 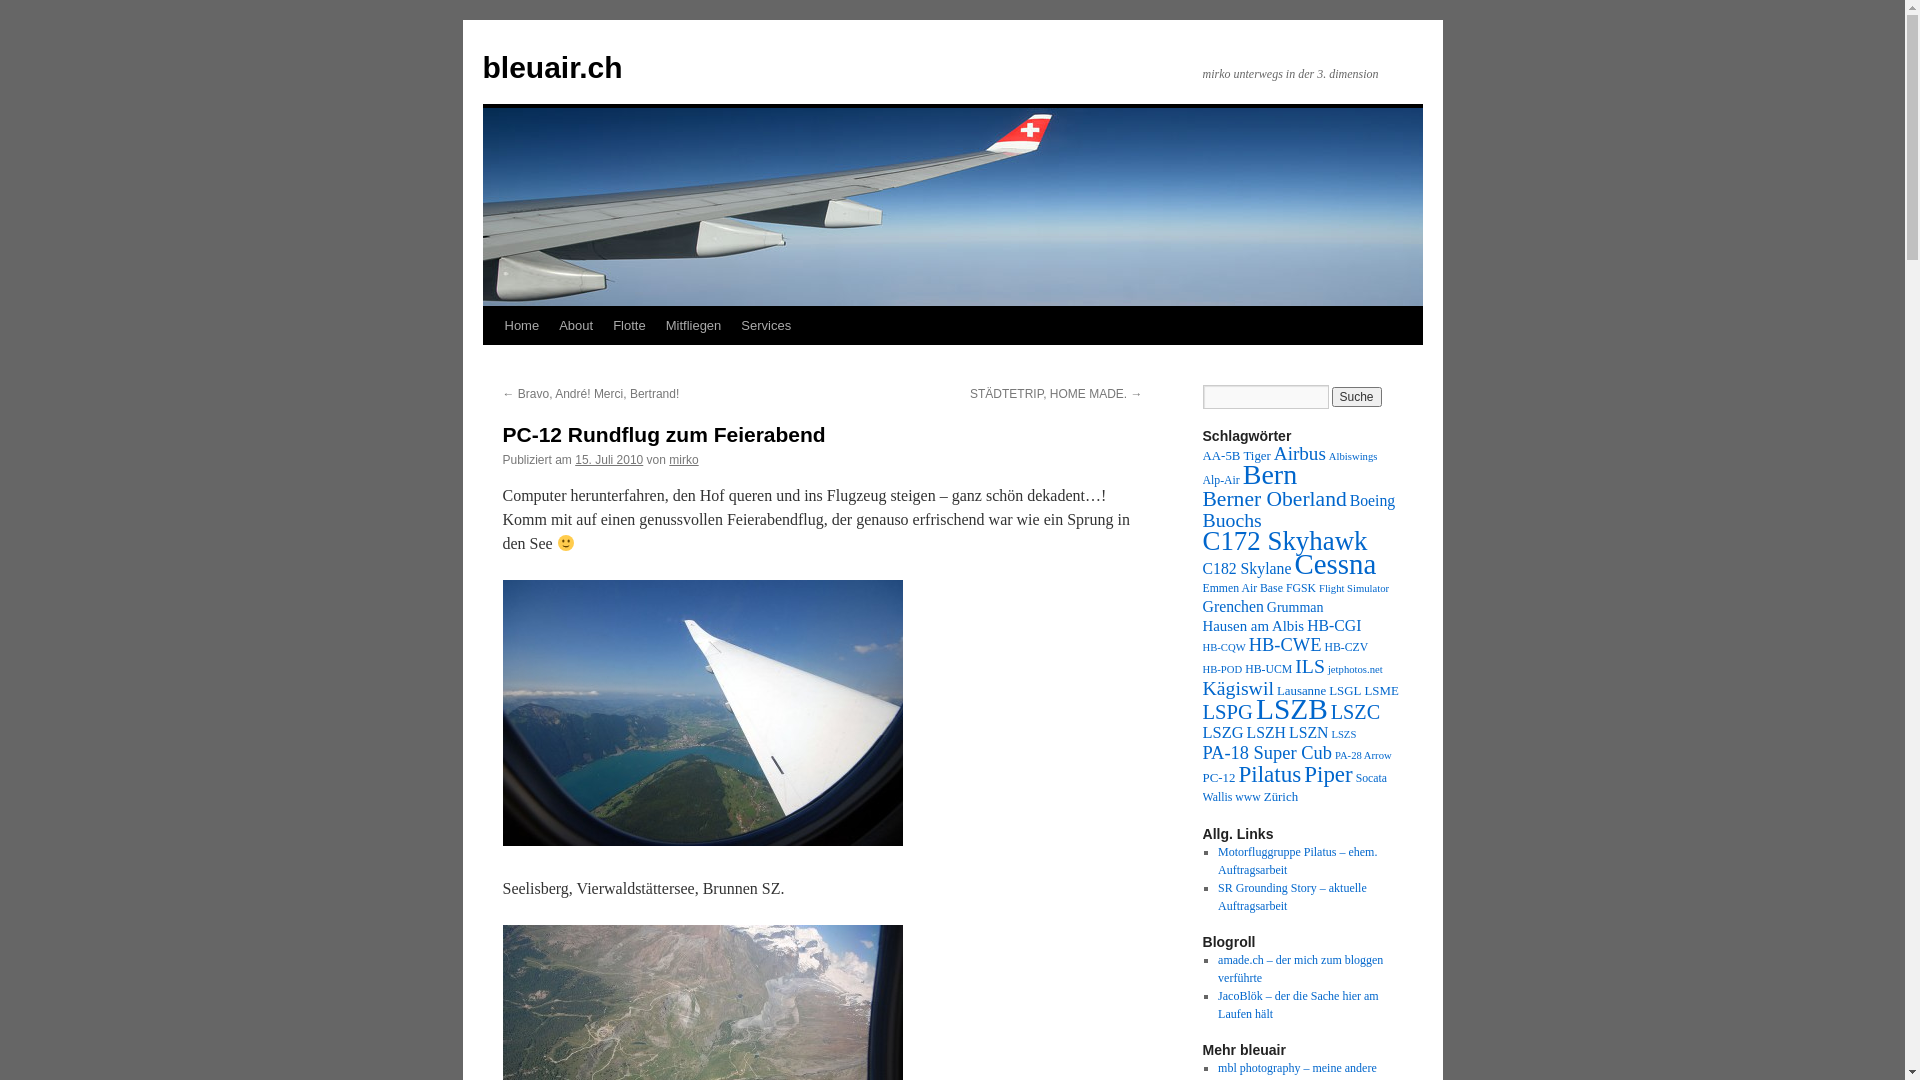 What do you see at coordinates (1272, 453) in the screenshot?
I see `'Airbus'` at bounding box center [1272, 453].